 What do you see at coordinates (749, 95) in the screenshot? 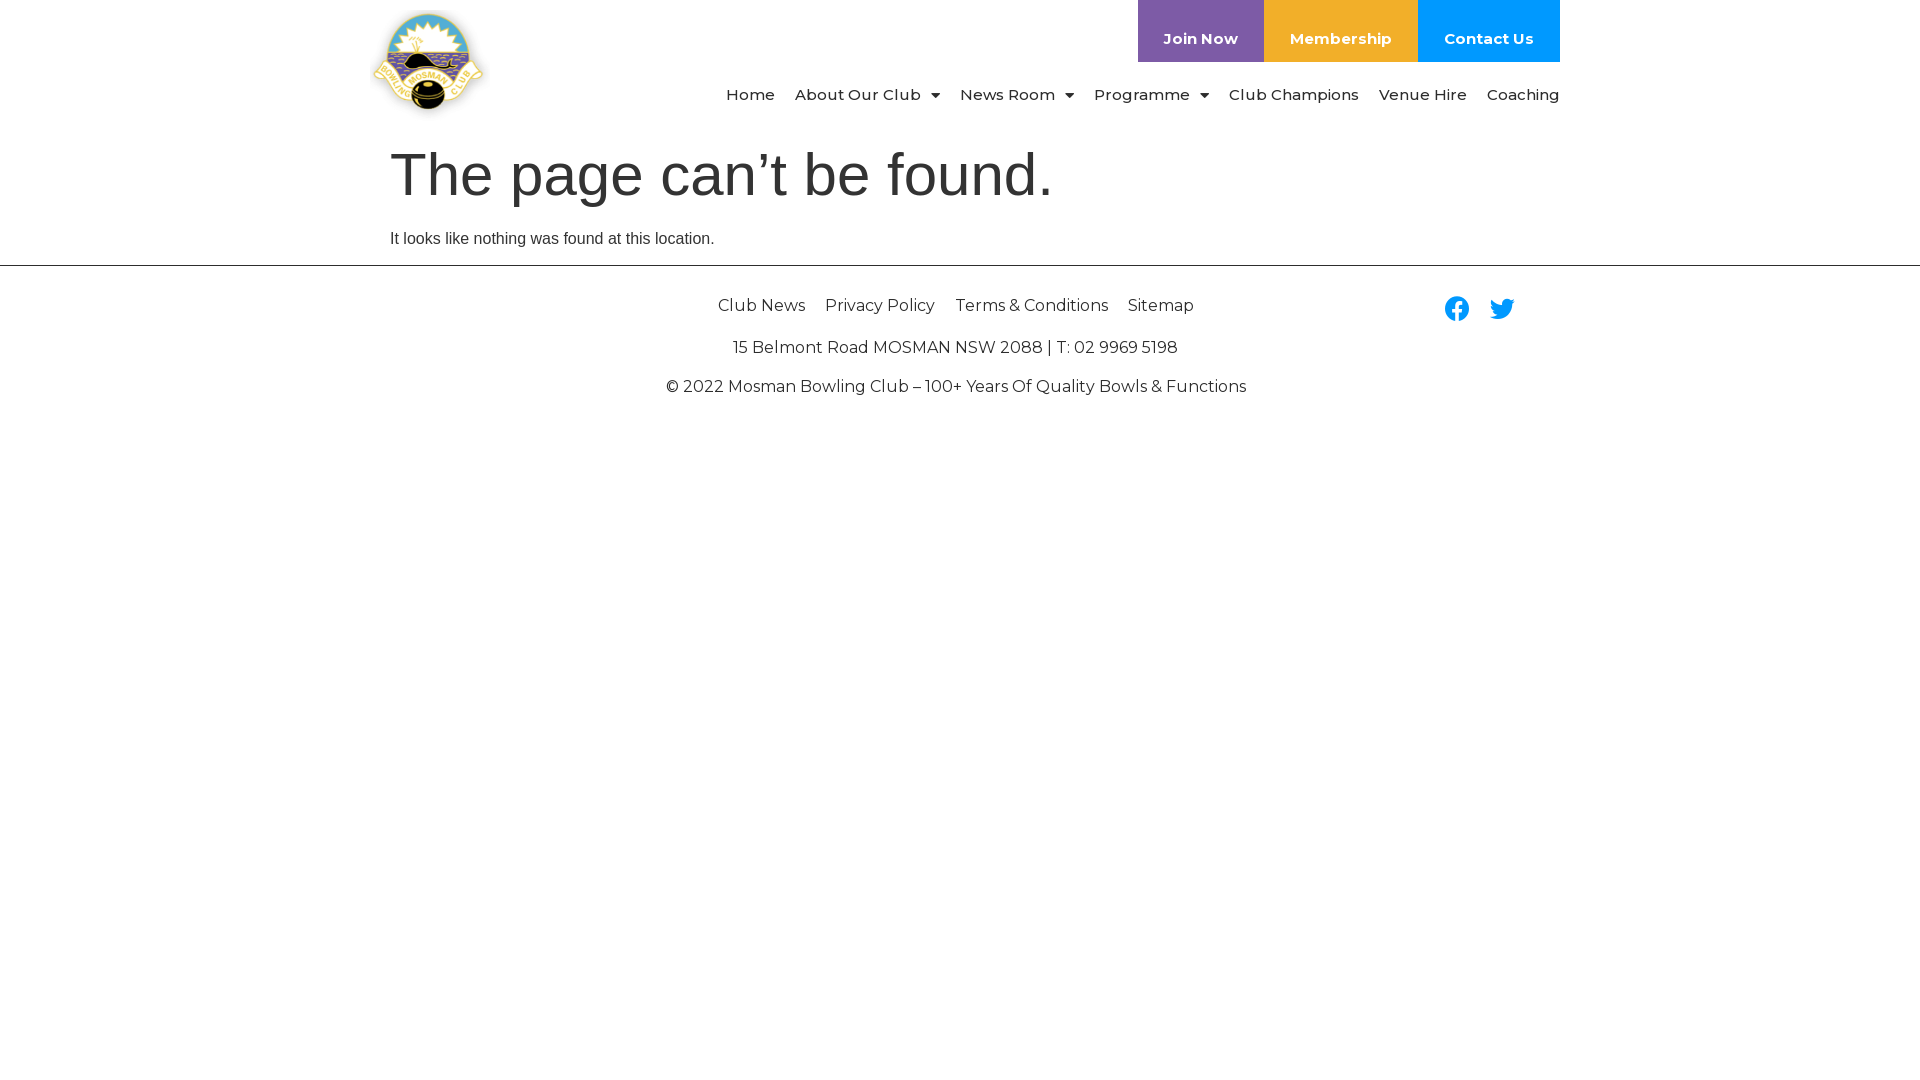
I see `'Home'` at bounding box center [749, 95].